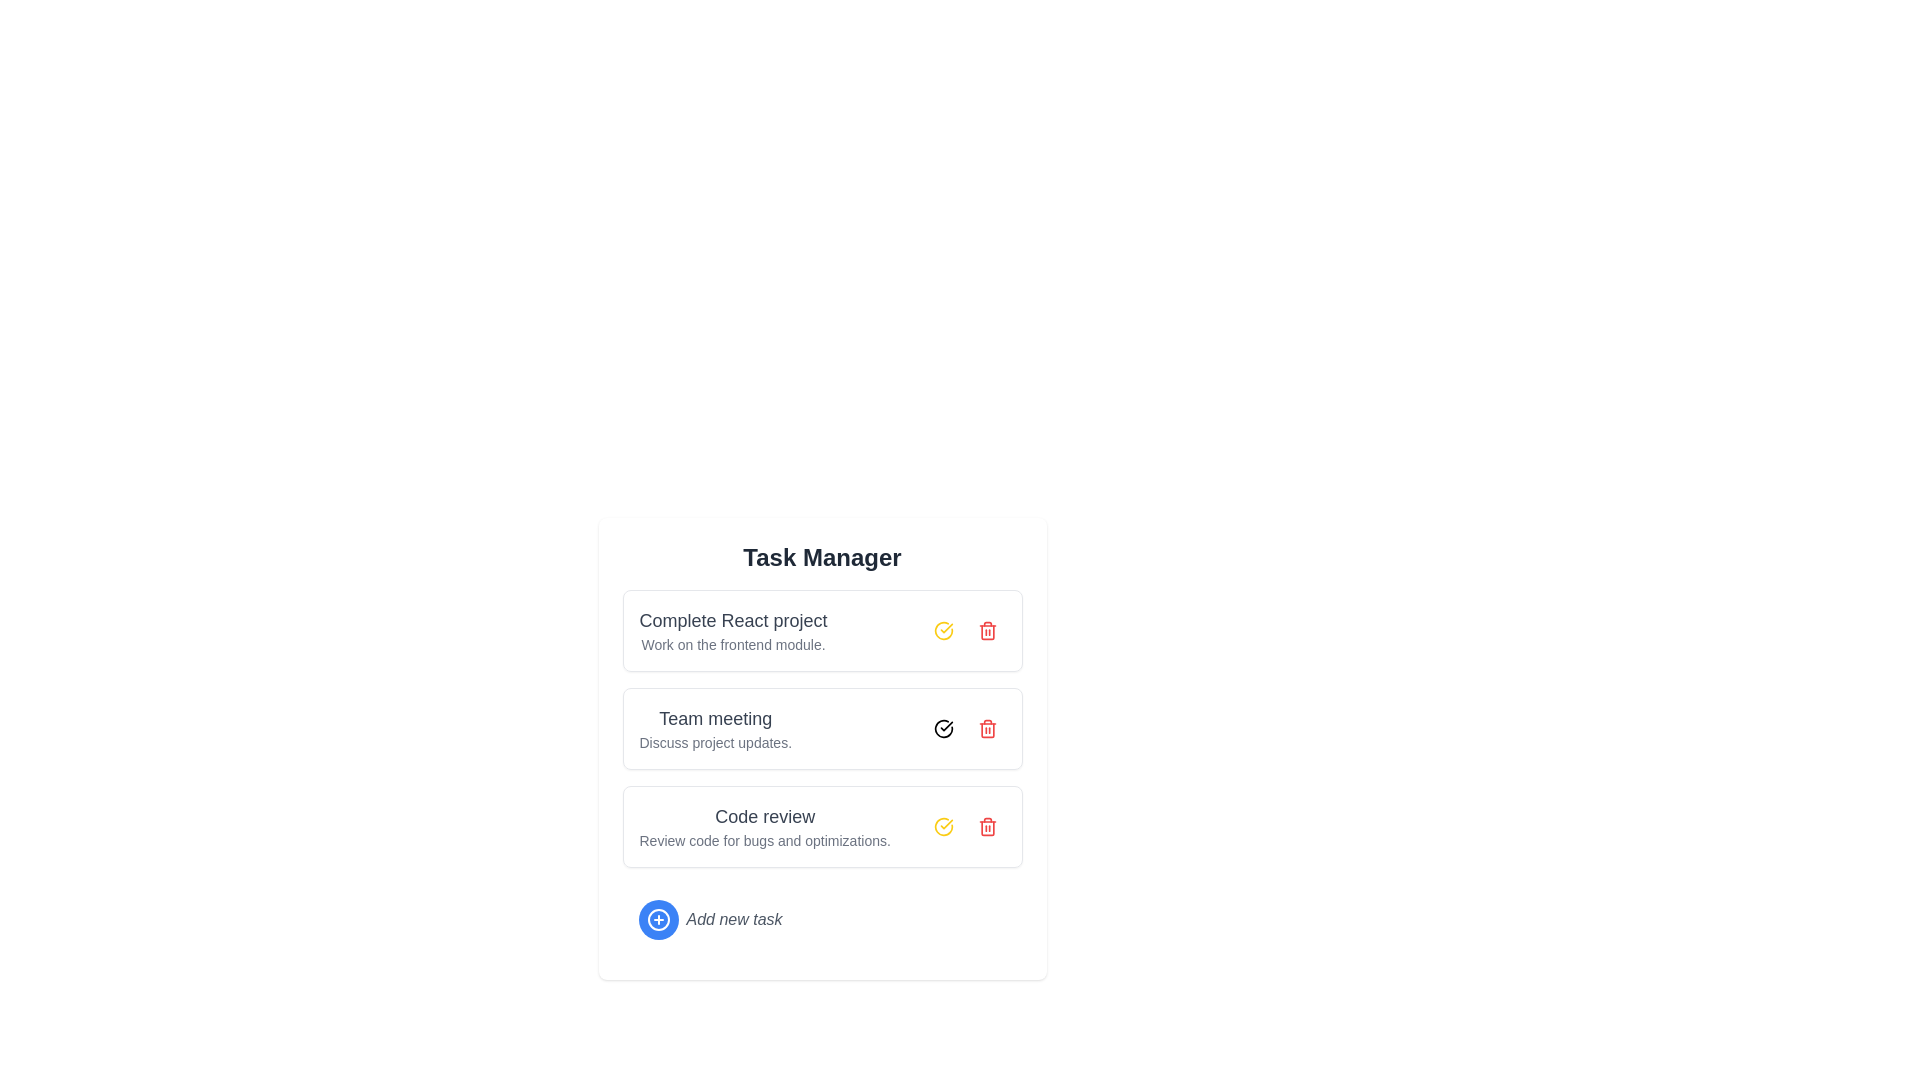 The image size is (1920, 1080). I want to click on the first trash icon button located to the right of the 'Complete React project' task entry, so click(987, 631).